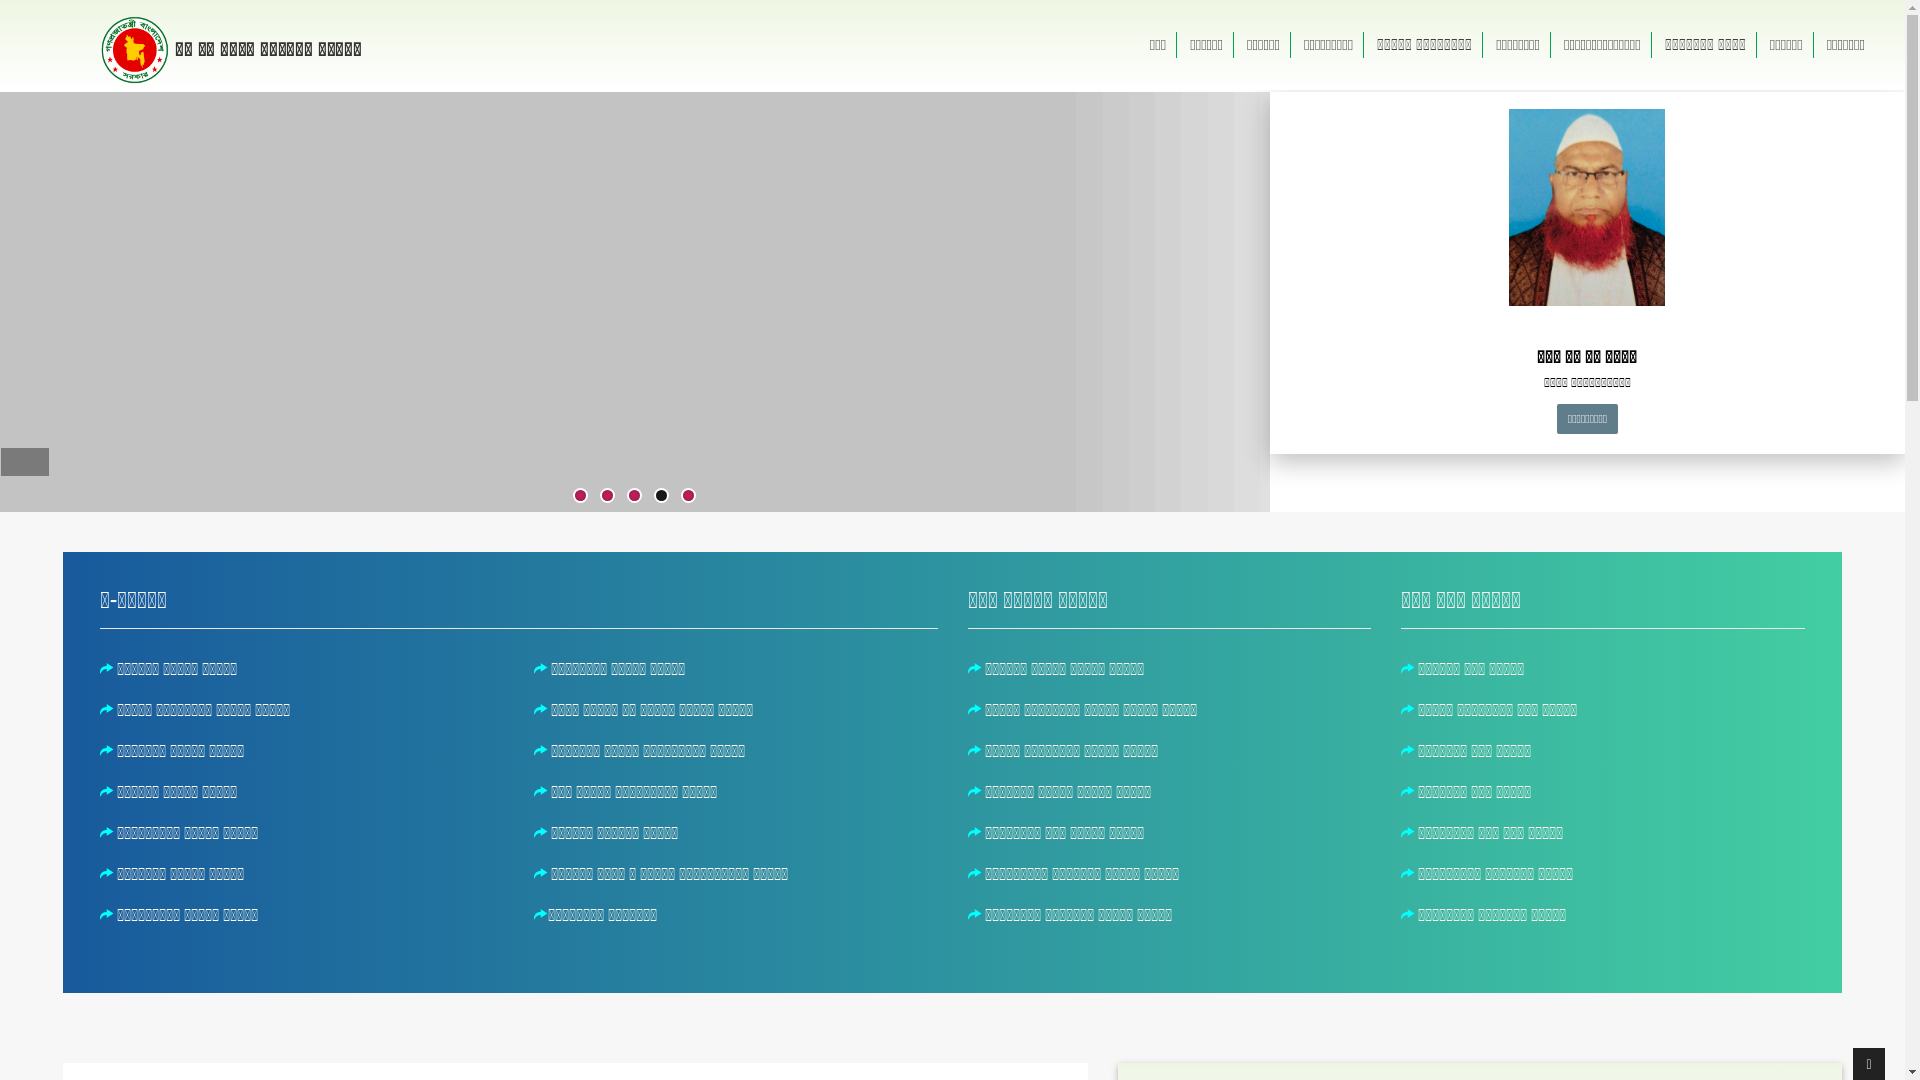  What do you see at coordinates (579, 495) in the screenshot?
I see `'1'` at bounding box center [579, 495].